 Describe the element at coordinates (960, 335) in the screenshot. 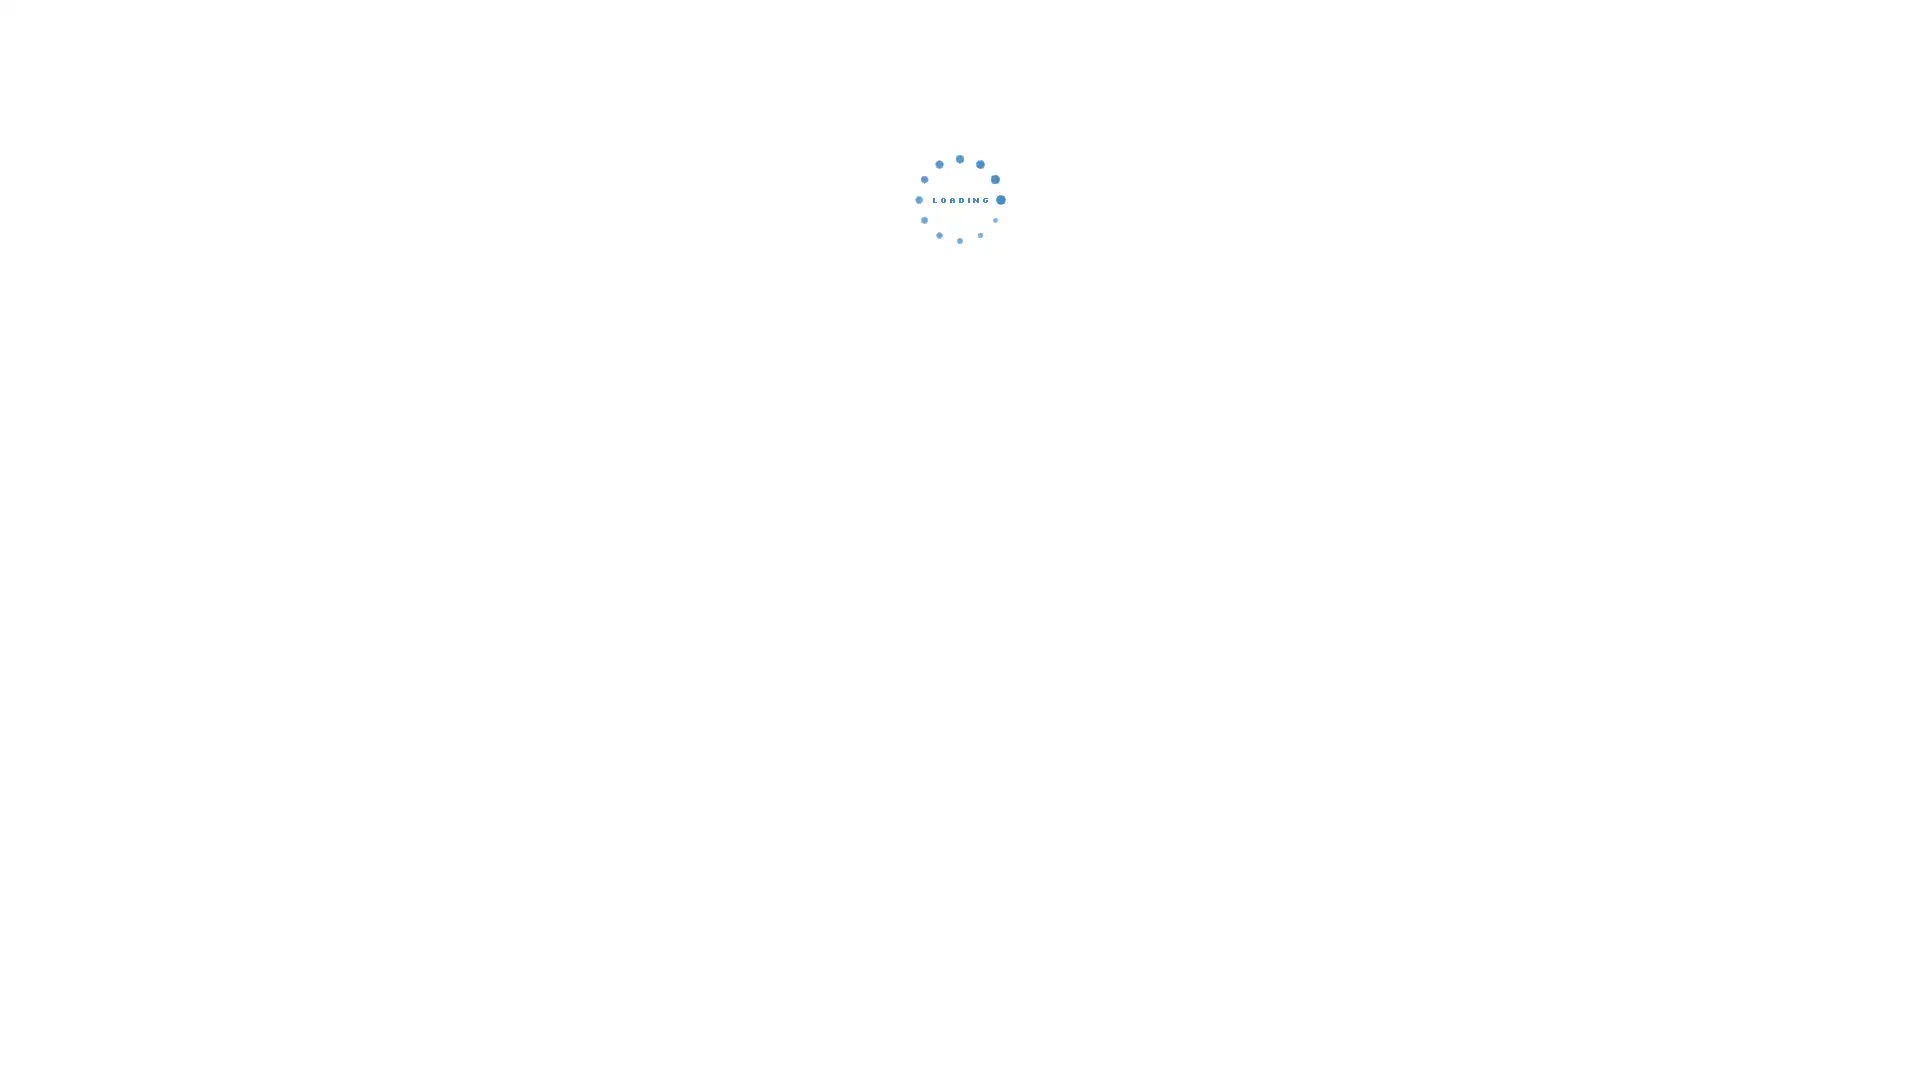

I see `Continue` at that location.